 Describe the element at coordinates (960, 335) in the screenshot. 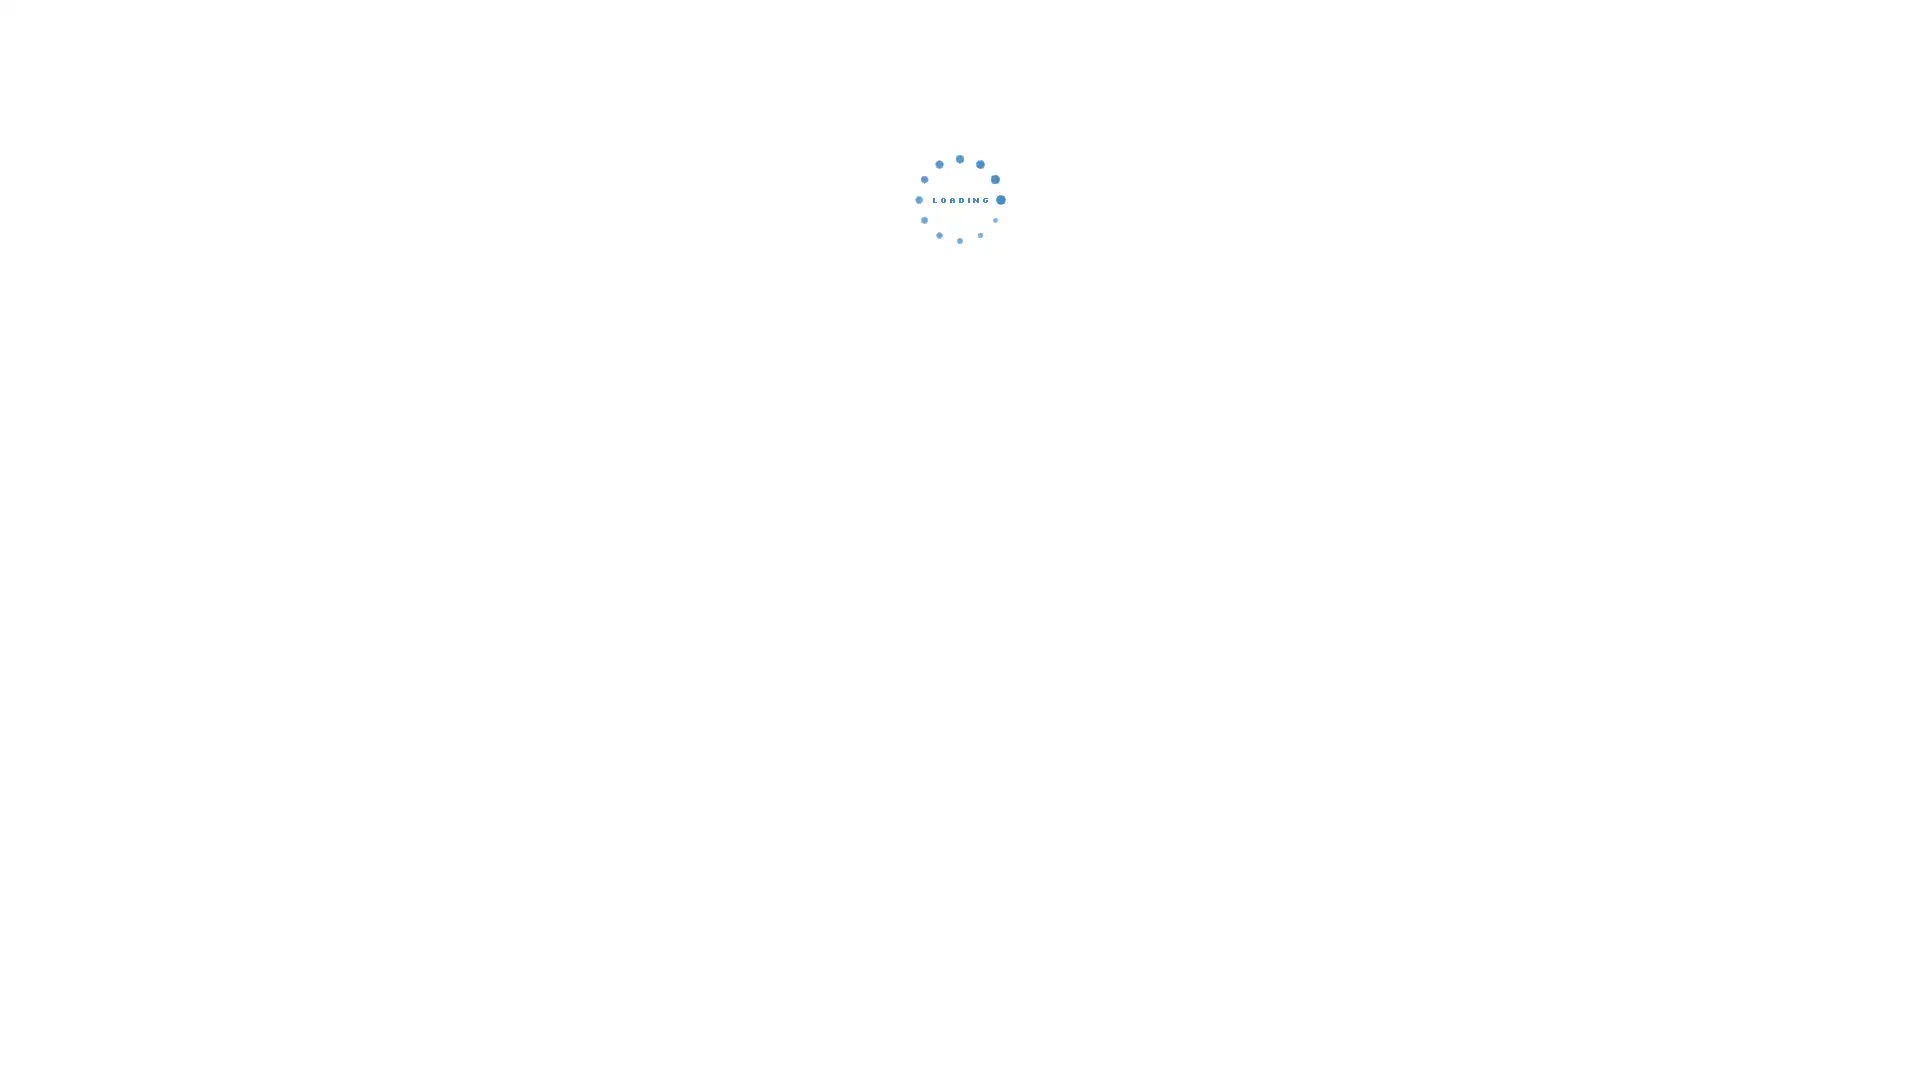

I see `Continue` at that location.